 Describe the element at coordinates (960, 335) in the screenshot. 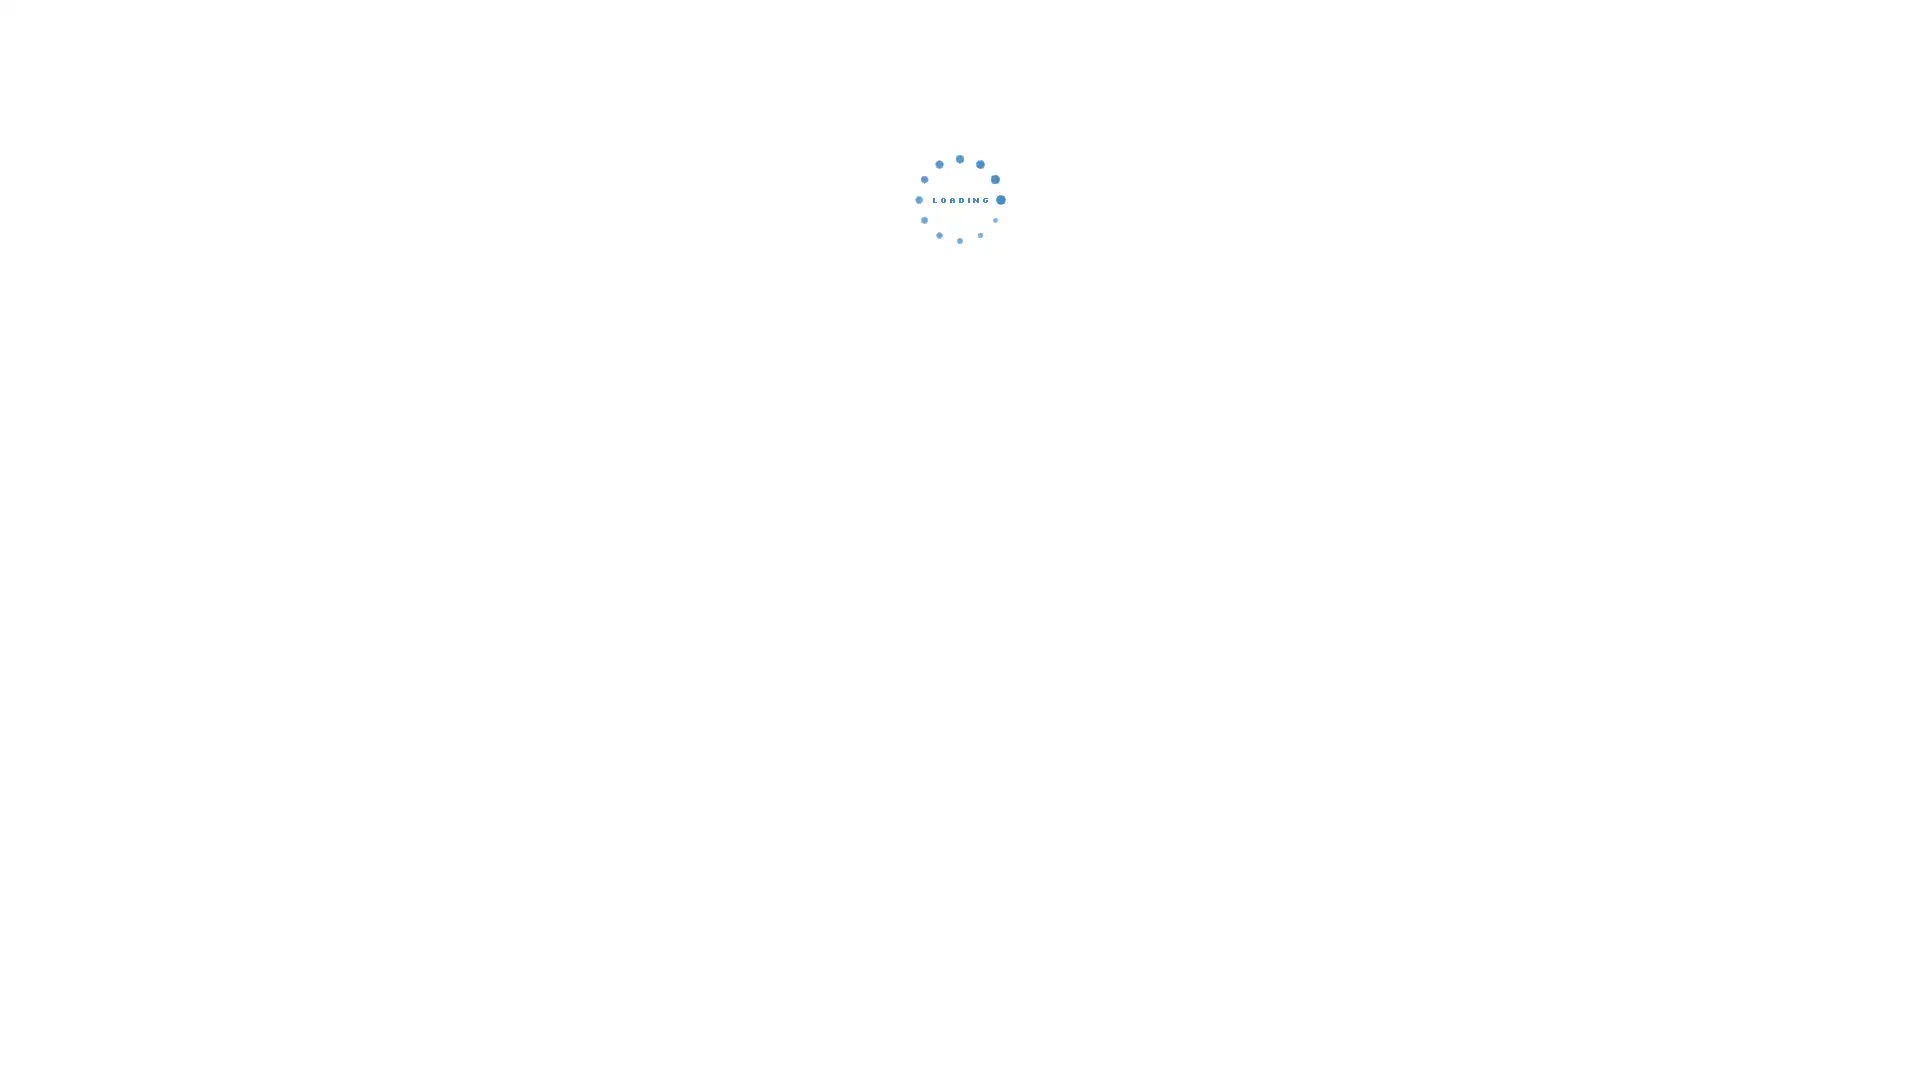

I see `Continue` at that location.